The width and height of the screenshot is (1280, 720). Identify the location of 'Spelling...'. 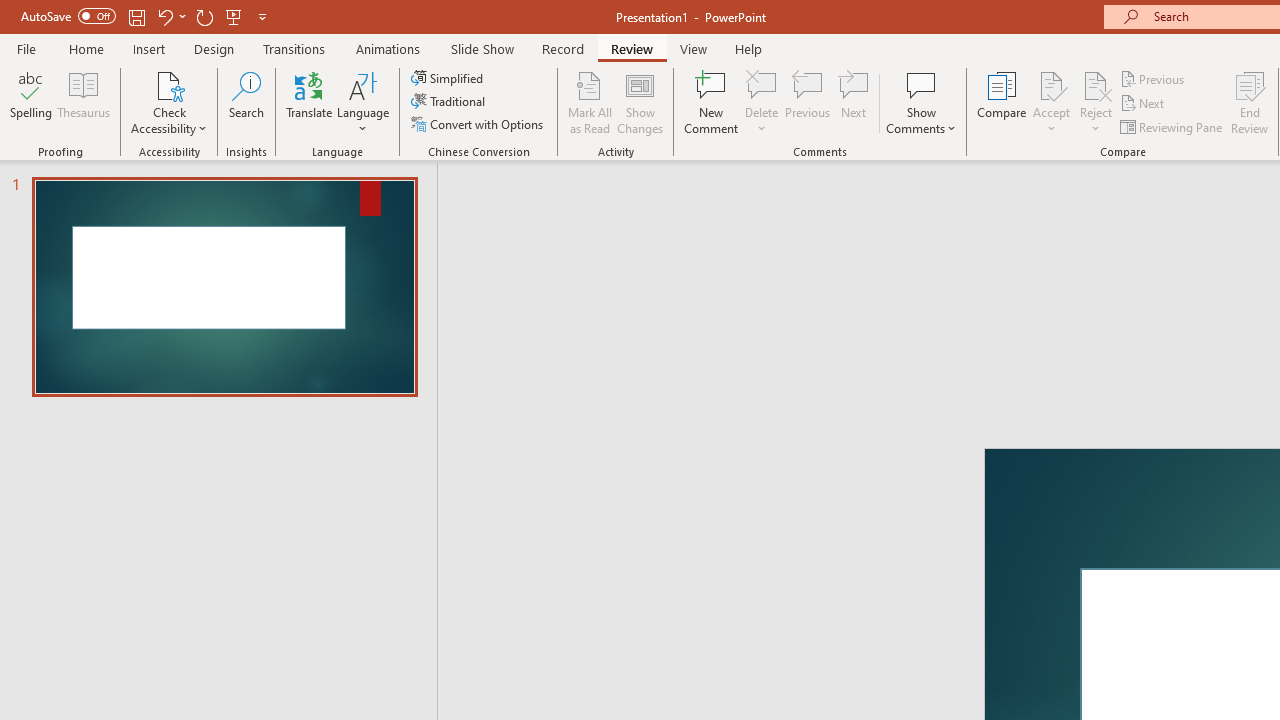
(31, 103).